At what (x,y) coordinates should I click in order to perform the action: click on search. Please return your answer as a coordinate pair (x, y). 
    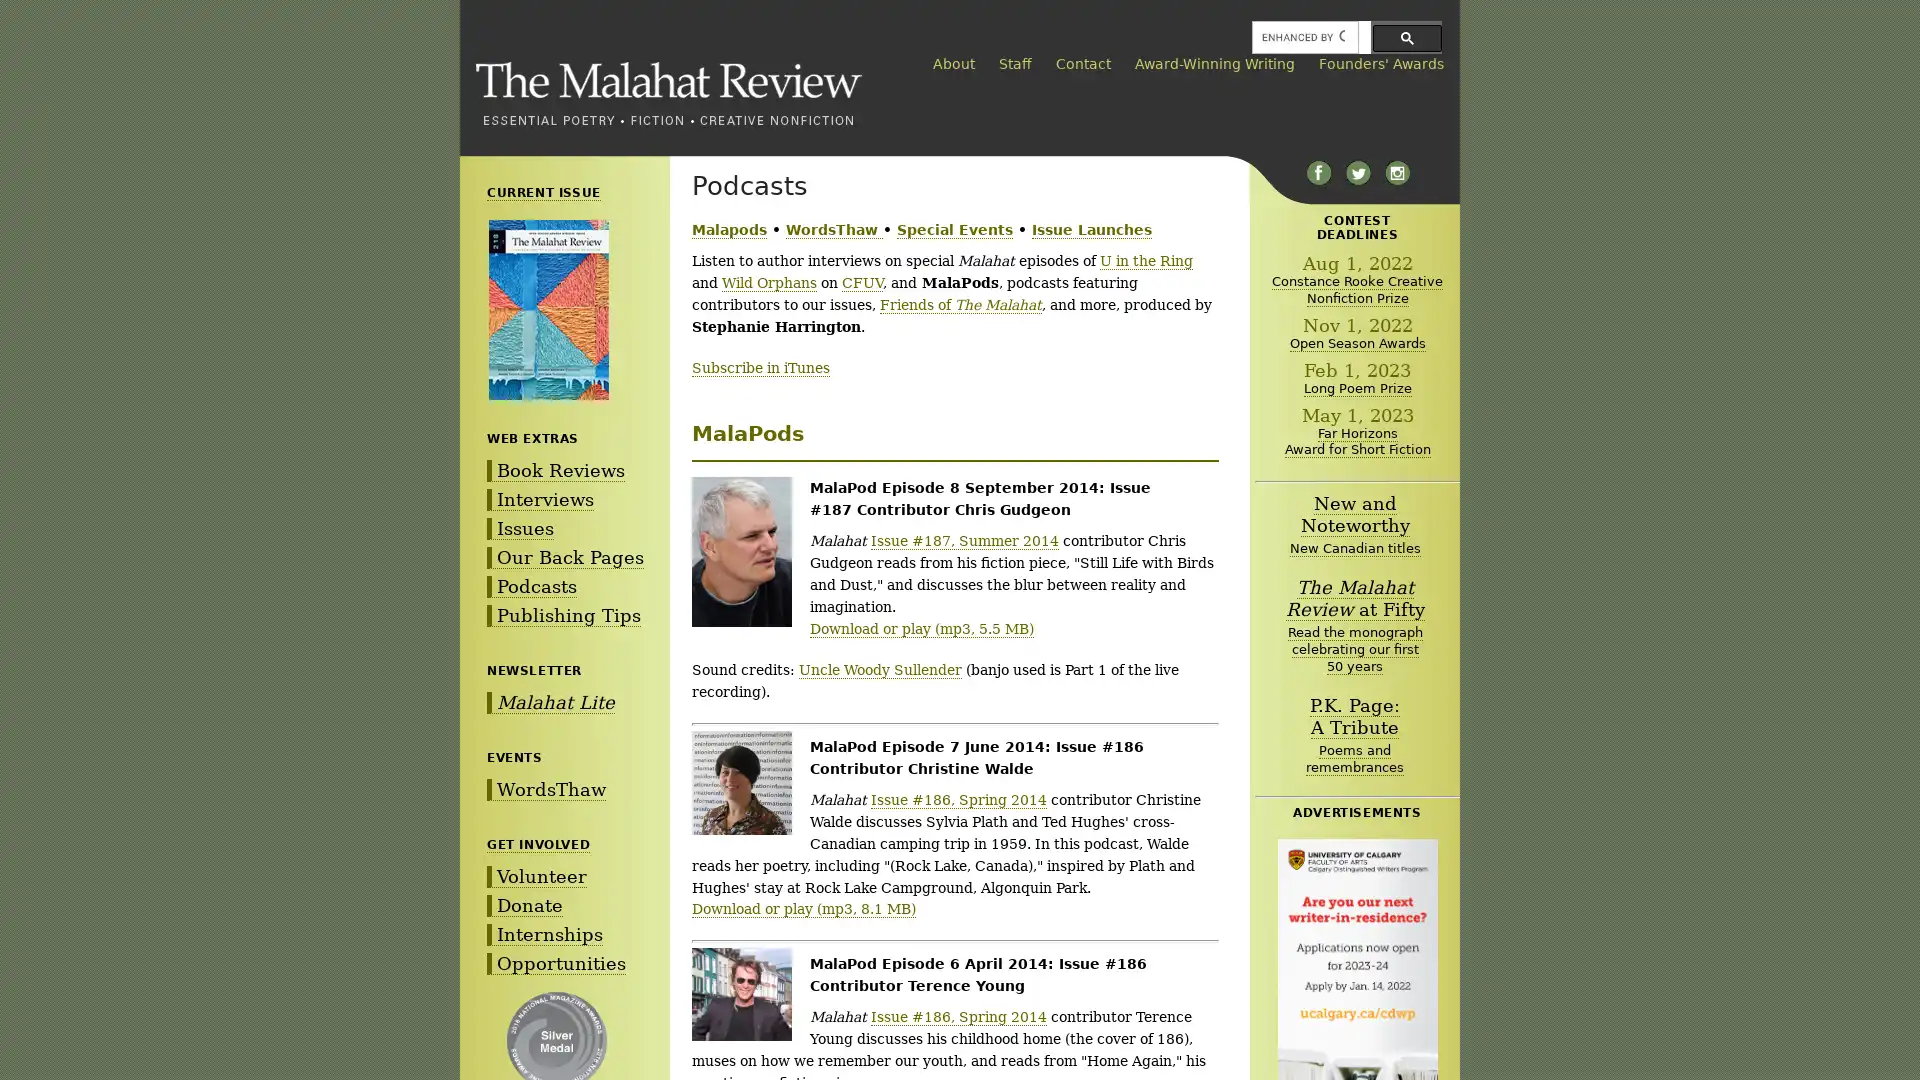
    Looking at the image, I should click on (1406, 37).